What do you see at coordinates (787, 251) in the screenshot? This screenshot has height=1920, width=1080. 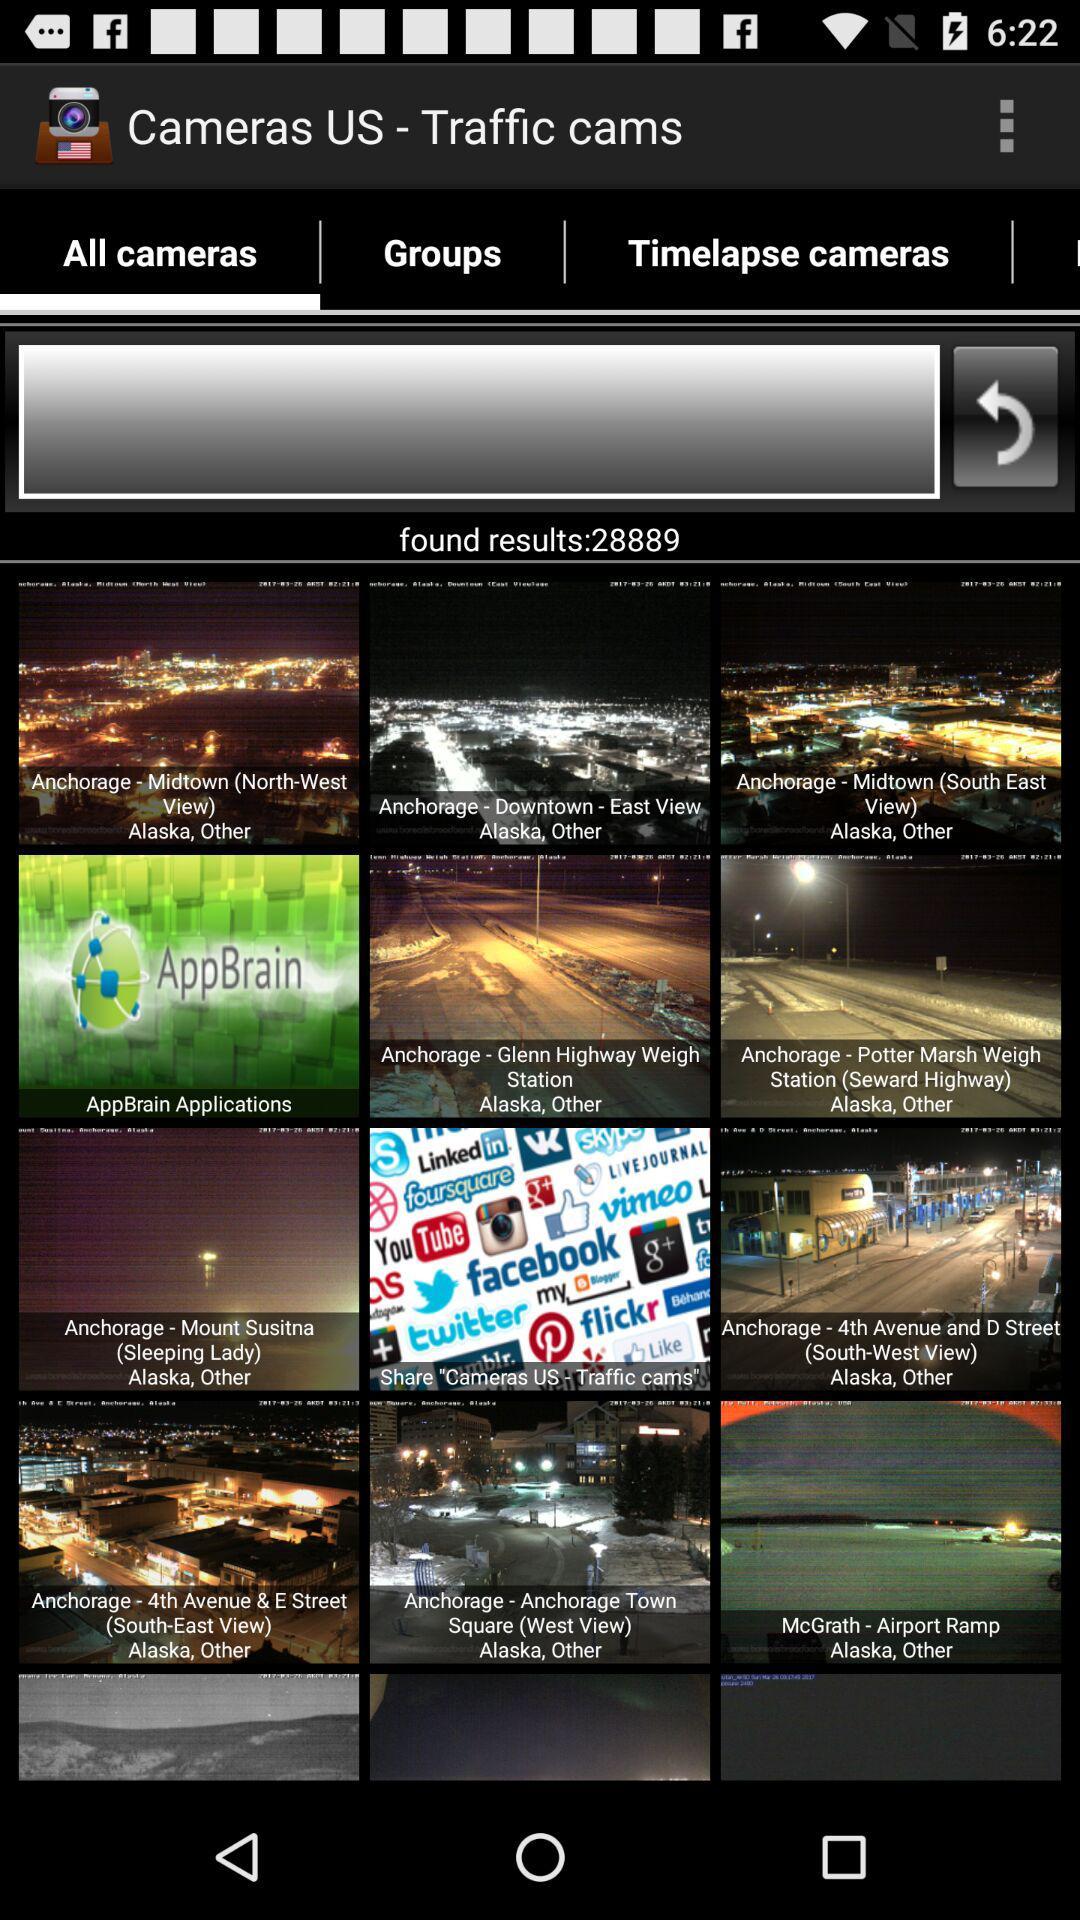 I see `the timelapse cameras item` at bounding box center [787, 251].